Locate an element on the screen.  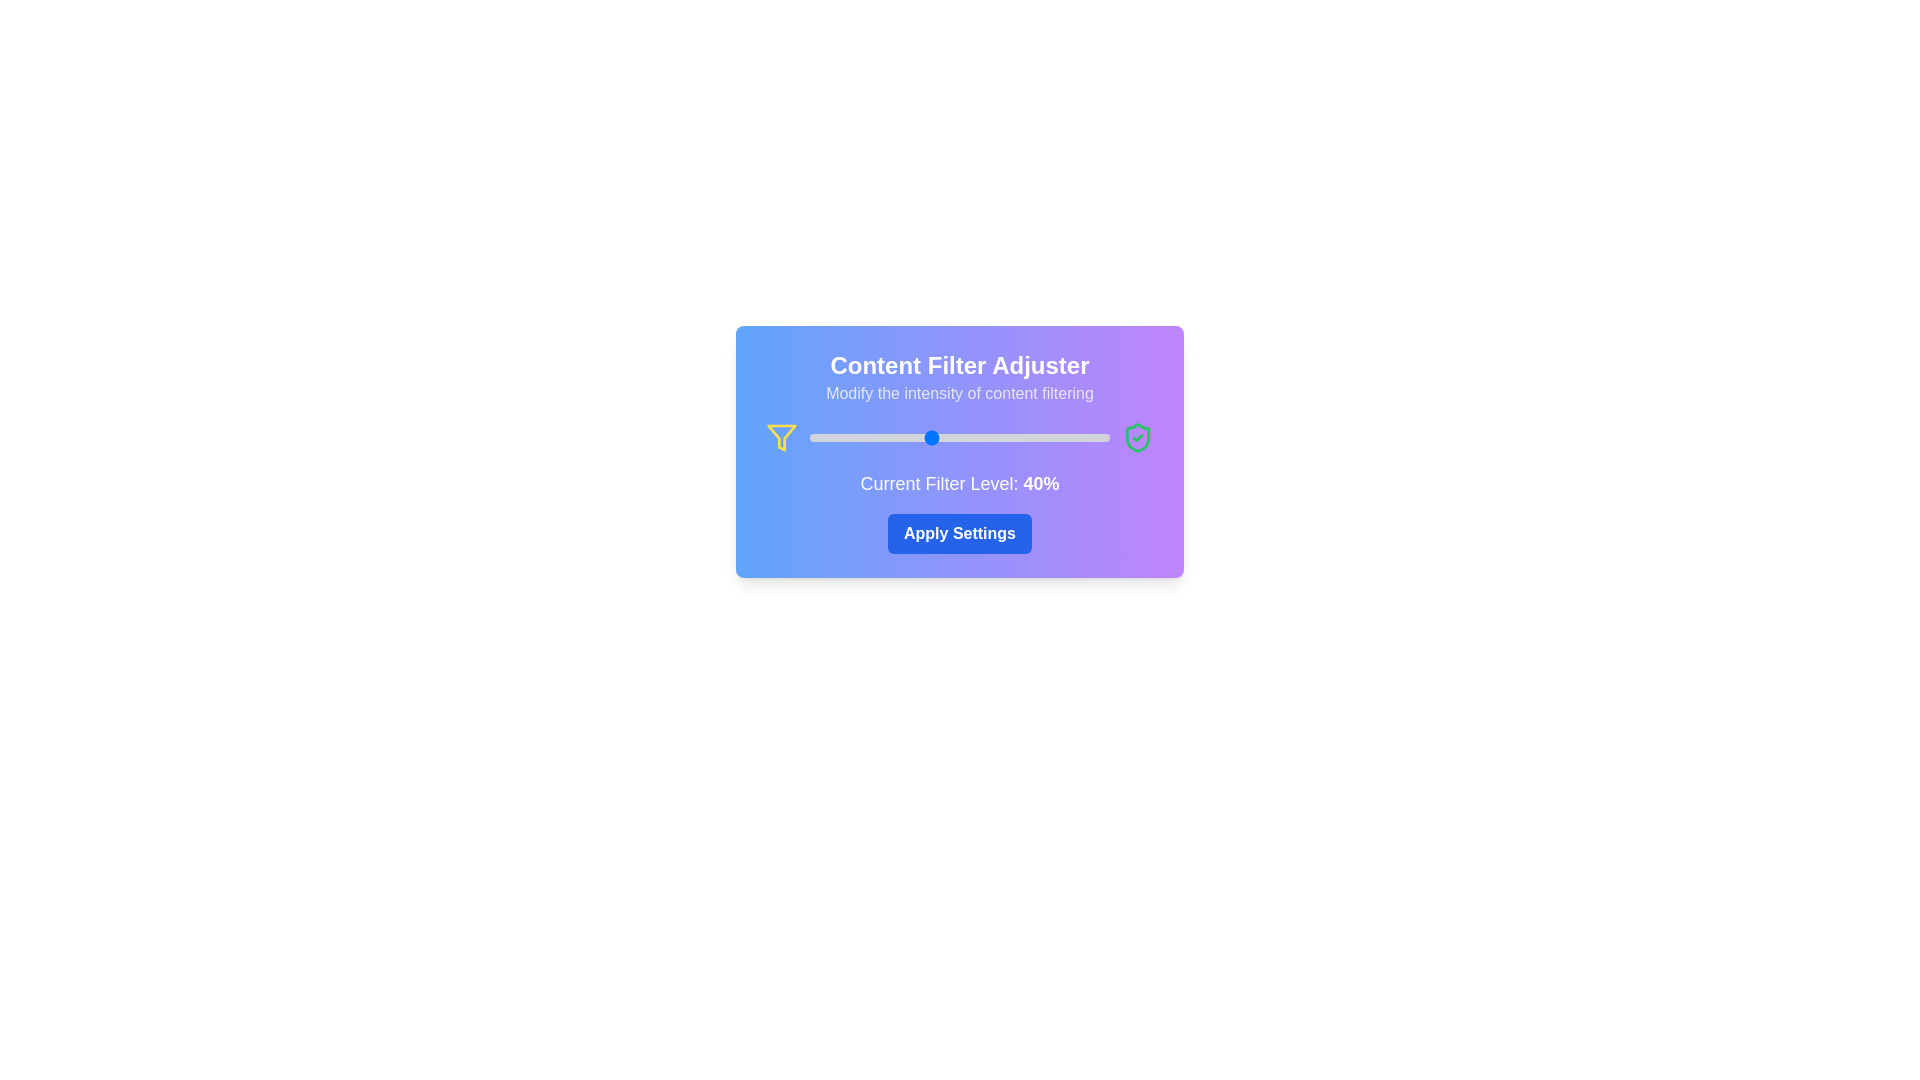
the slider to set the filter level to 41% is located at coordinates (931, 437).